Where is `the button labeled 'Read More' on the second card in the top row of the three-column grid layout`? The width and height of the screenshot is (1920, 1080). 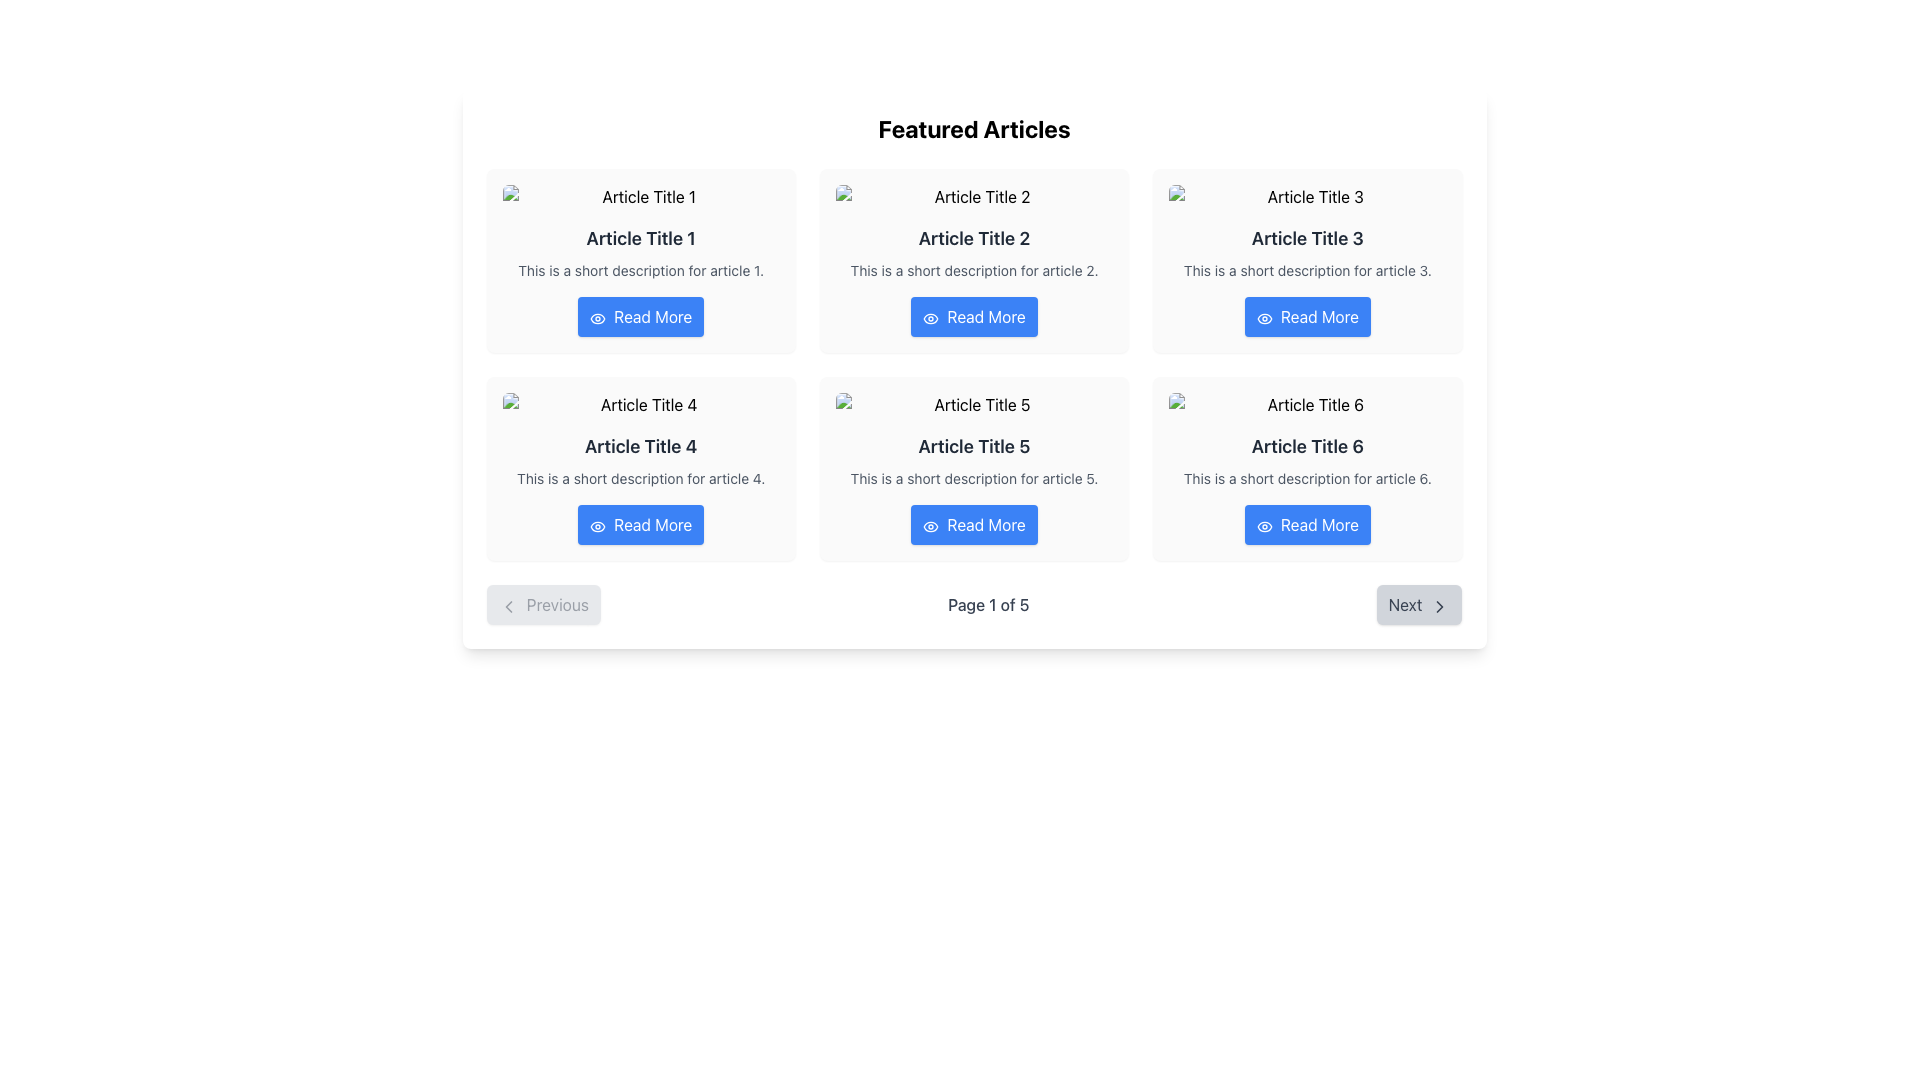
the button labeled 'Read More' on the second card in the top row of the three-column grid layout is located at coordinates (974, 260).